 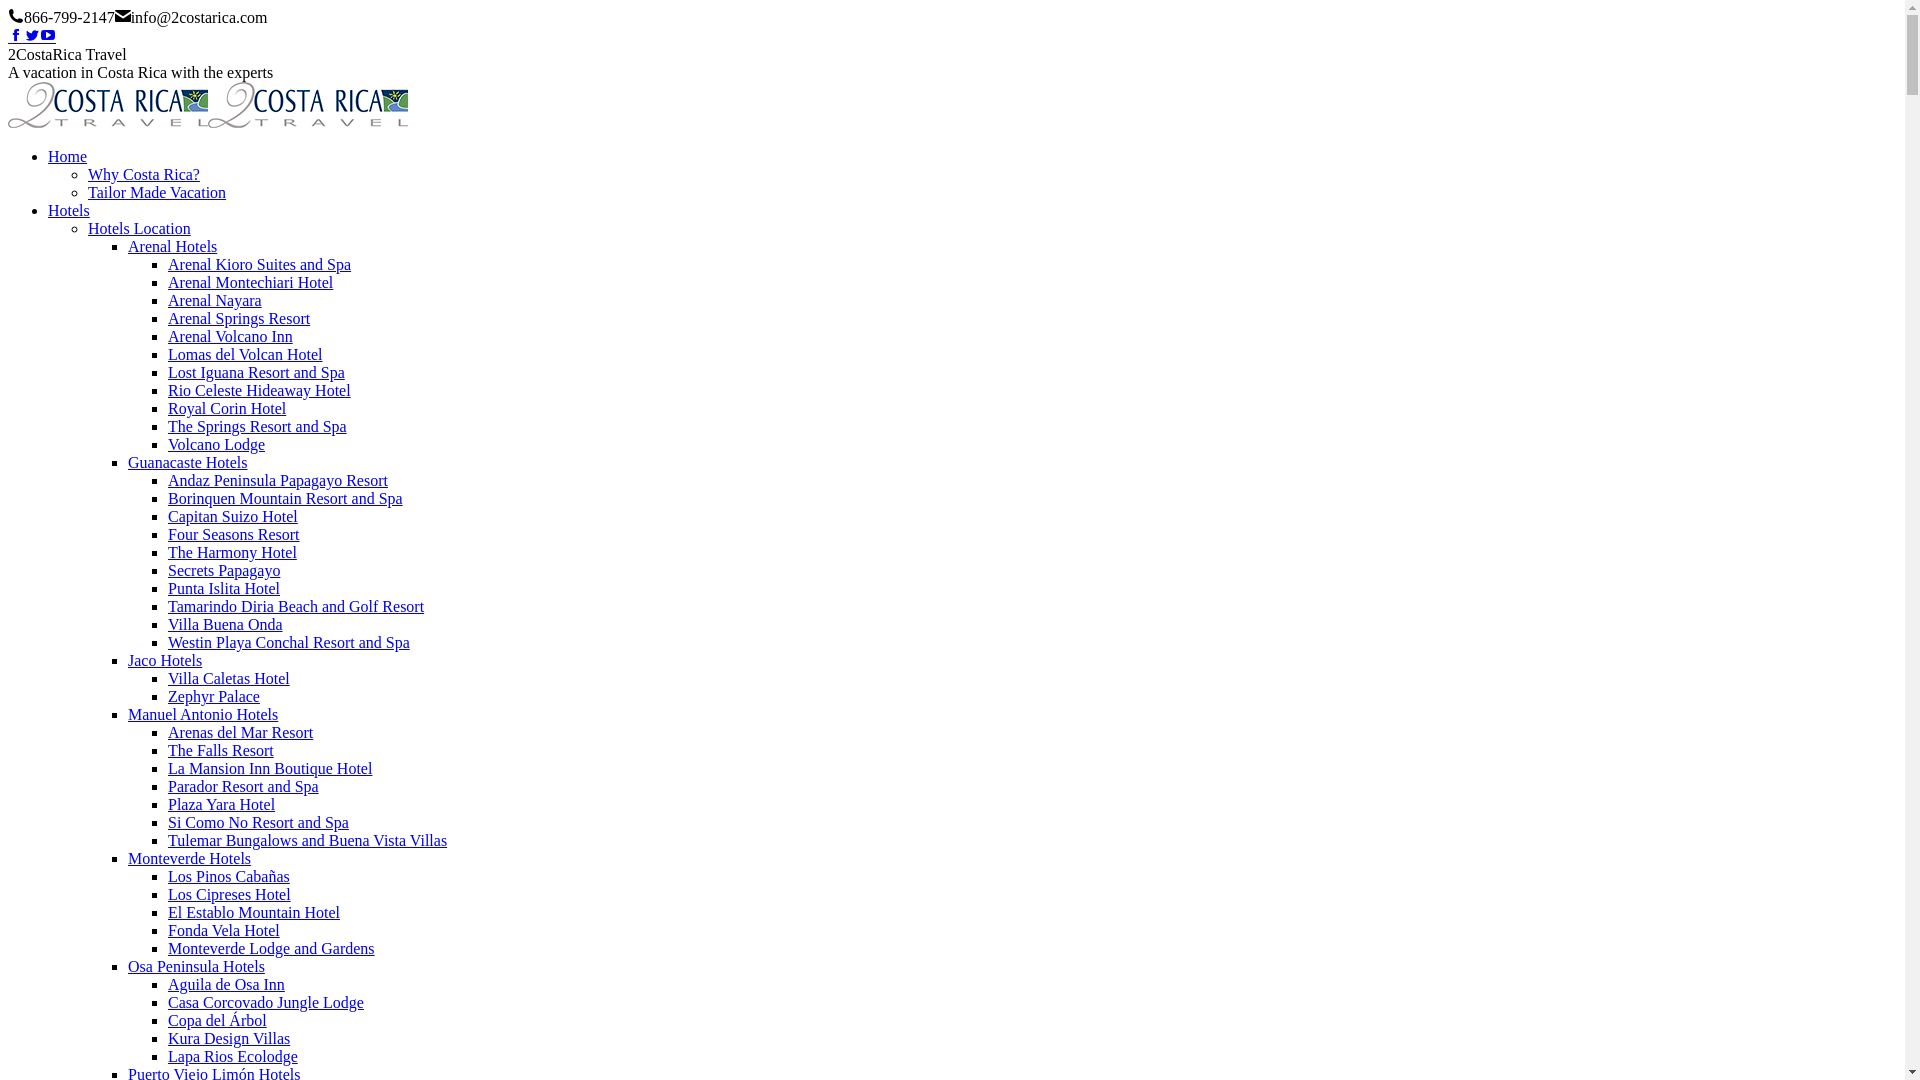 What do you see at coordinates (189, 857) in the screenshot?
I see `'Monteverde Hotels'` at bounding box center [189, 857].